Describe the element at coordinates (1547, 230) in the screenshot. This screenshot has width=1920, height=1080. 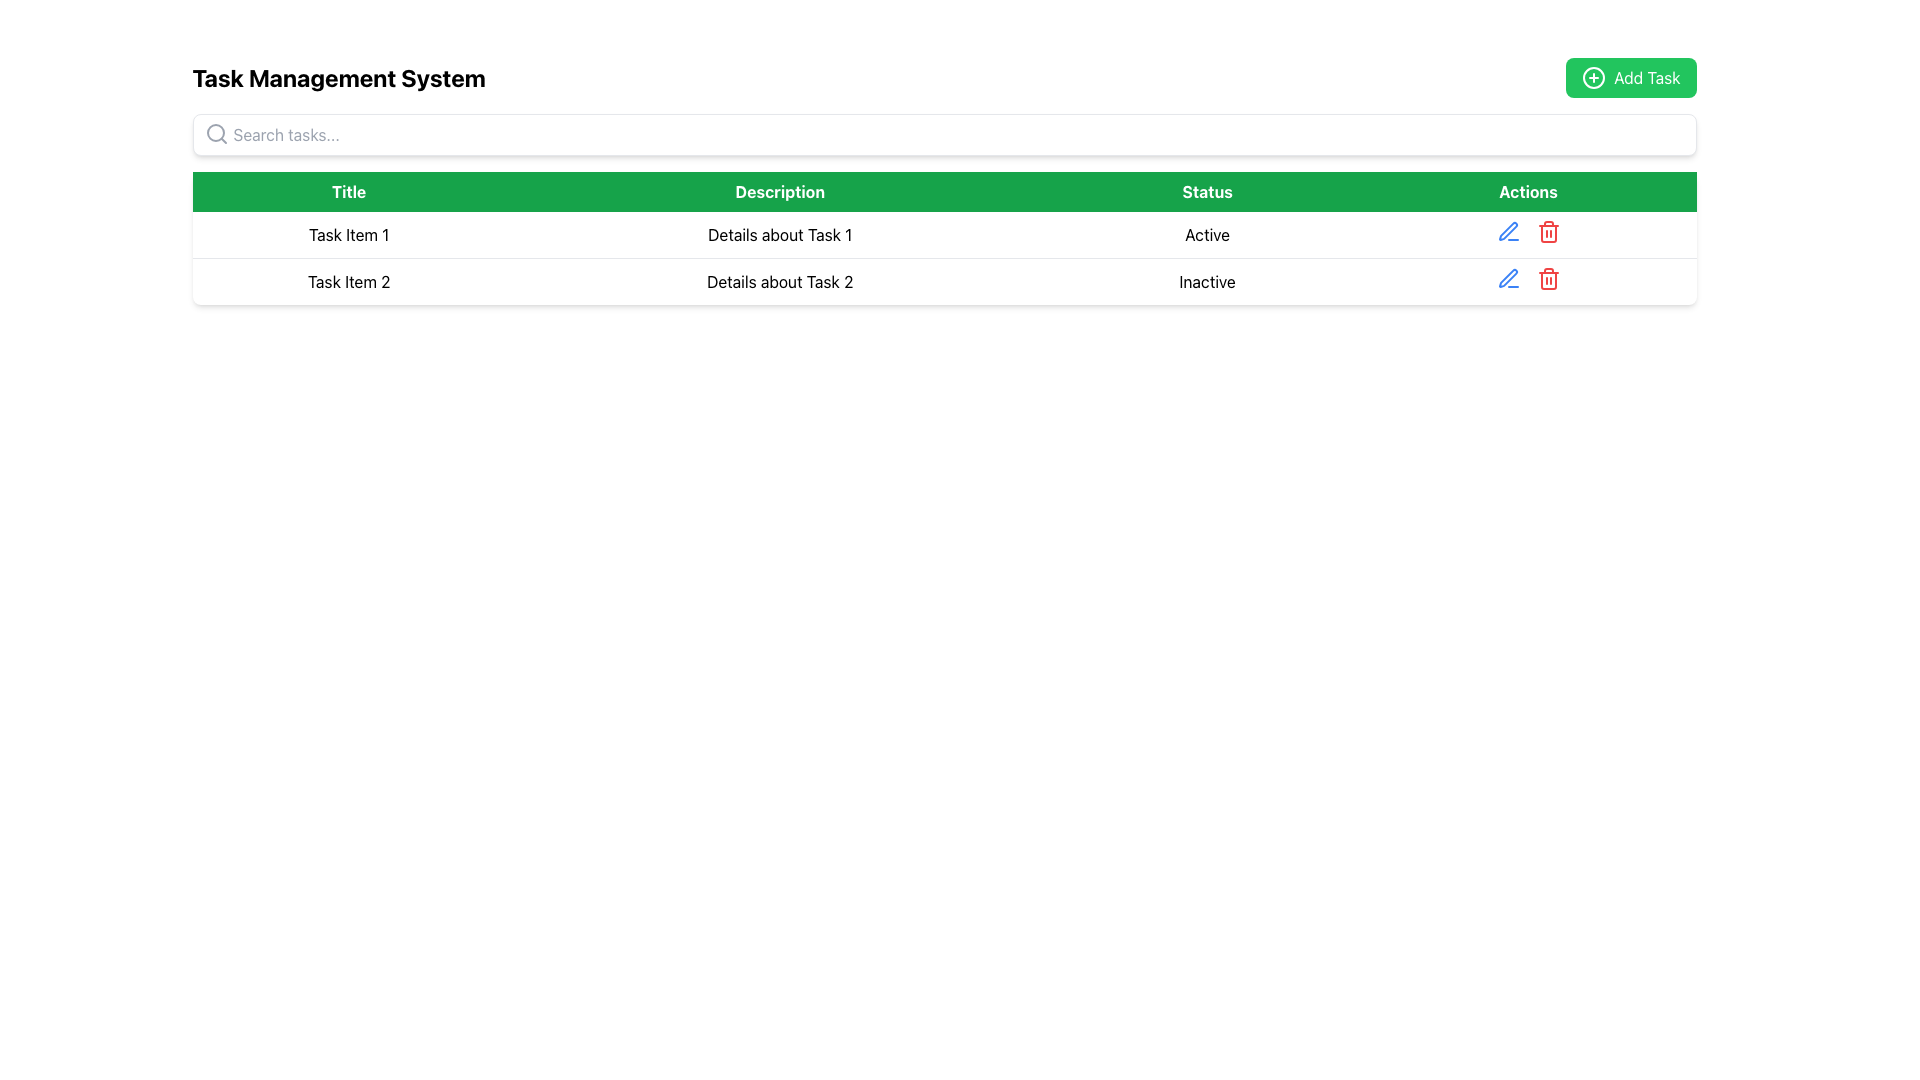
I see `the red-colored trash bin icon button located in the 'Actions' column for 'Task Item 1'` at that location.